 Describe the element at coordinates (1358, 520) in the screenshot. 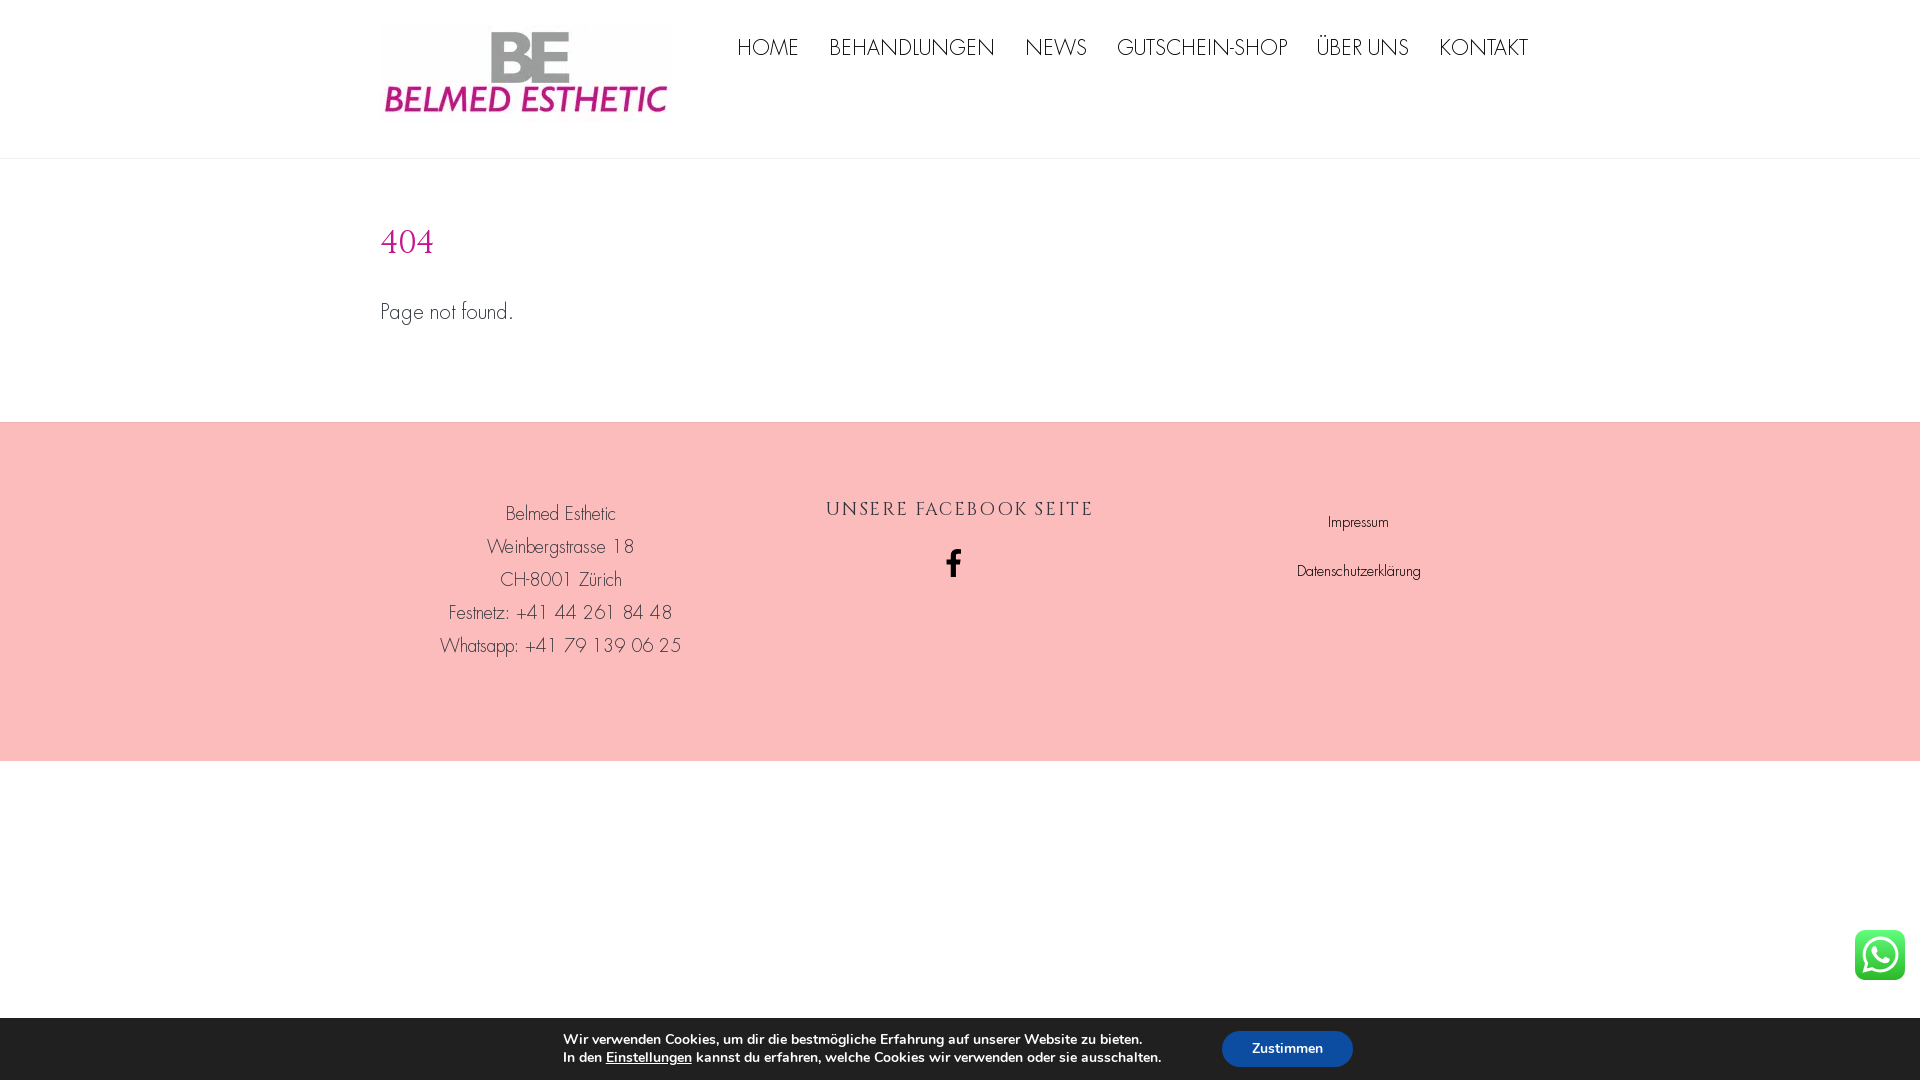

I see `'Impressum'` at that location.